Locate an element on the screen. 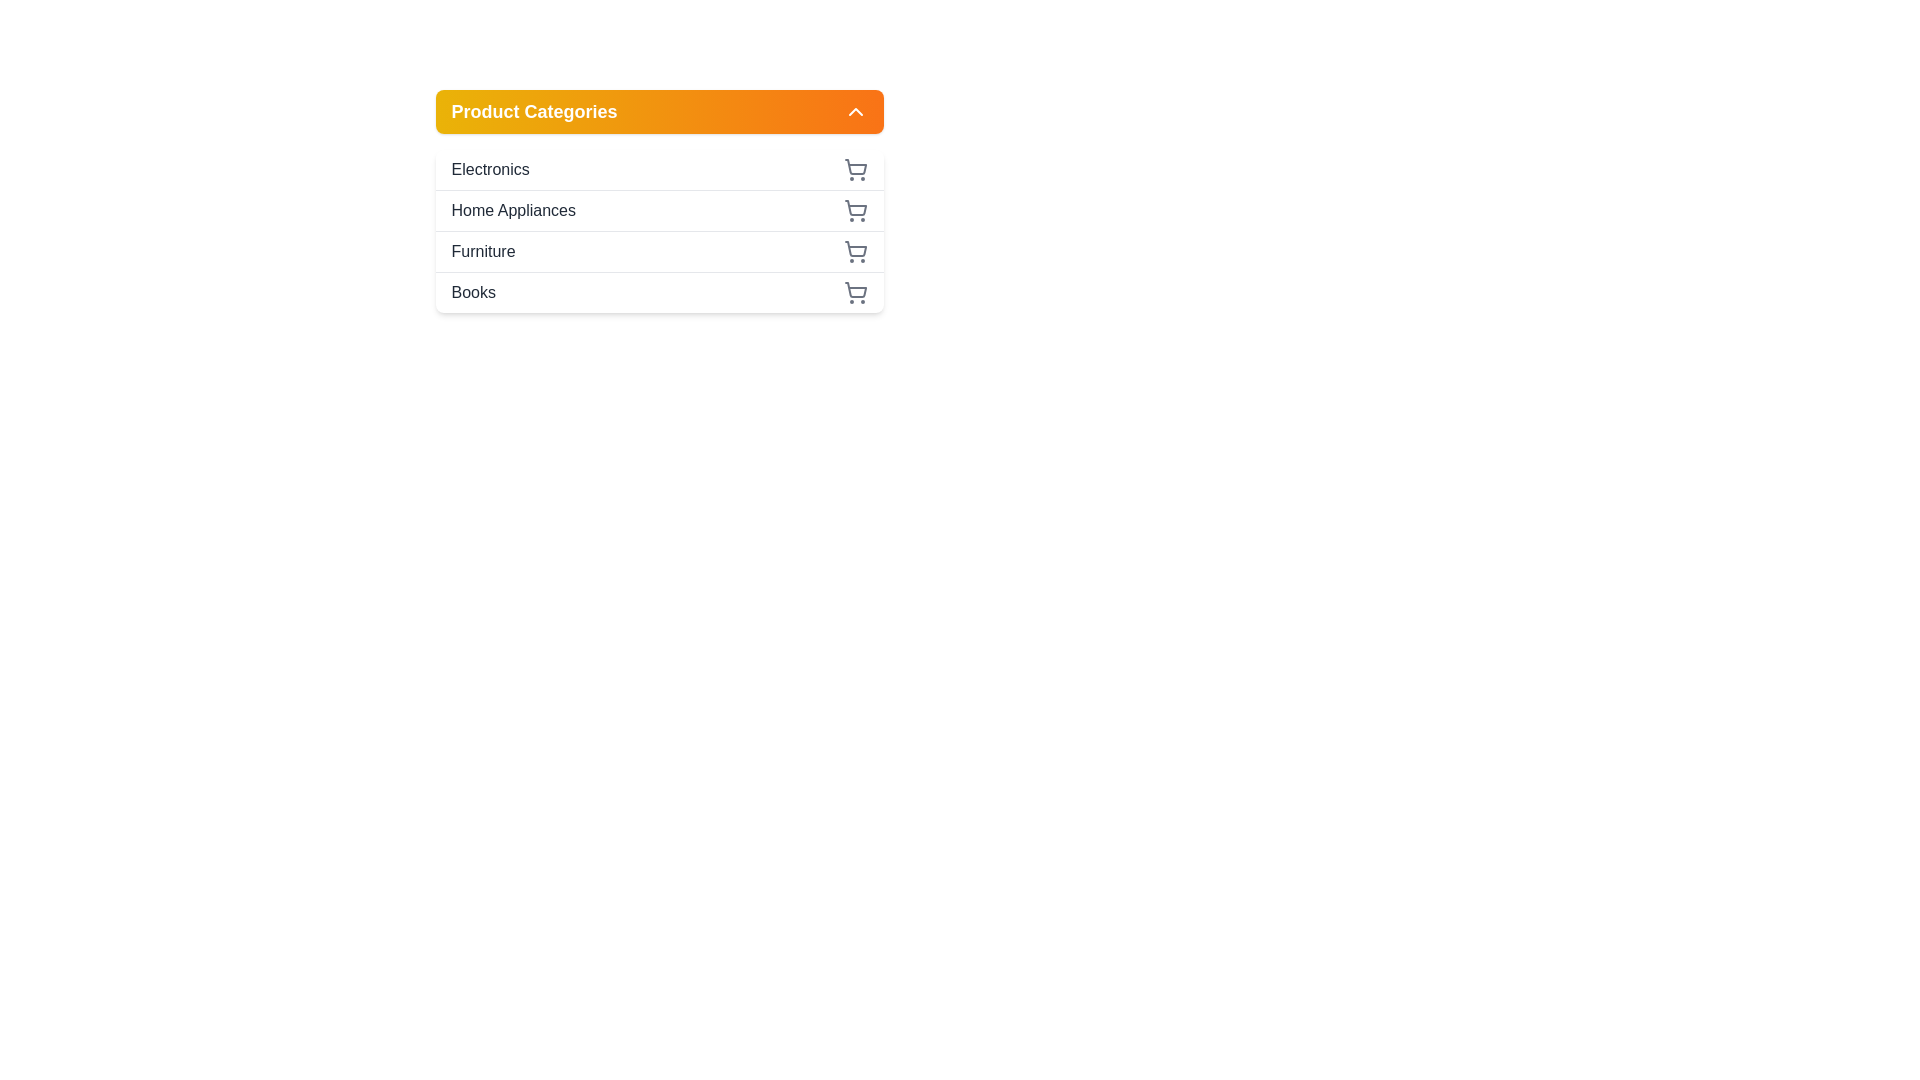 The width and height of the screenshot is (1920, 1080). the static text label indicating the category title 'Furniture', which is the third item in a vertical list of category labels is located at coordinates (483, 250).